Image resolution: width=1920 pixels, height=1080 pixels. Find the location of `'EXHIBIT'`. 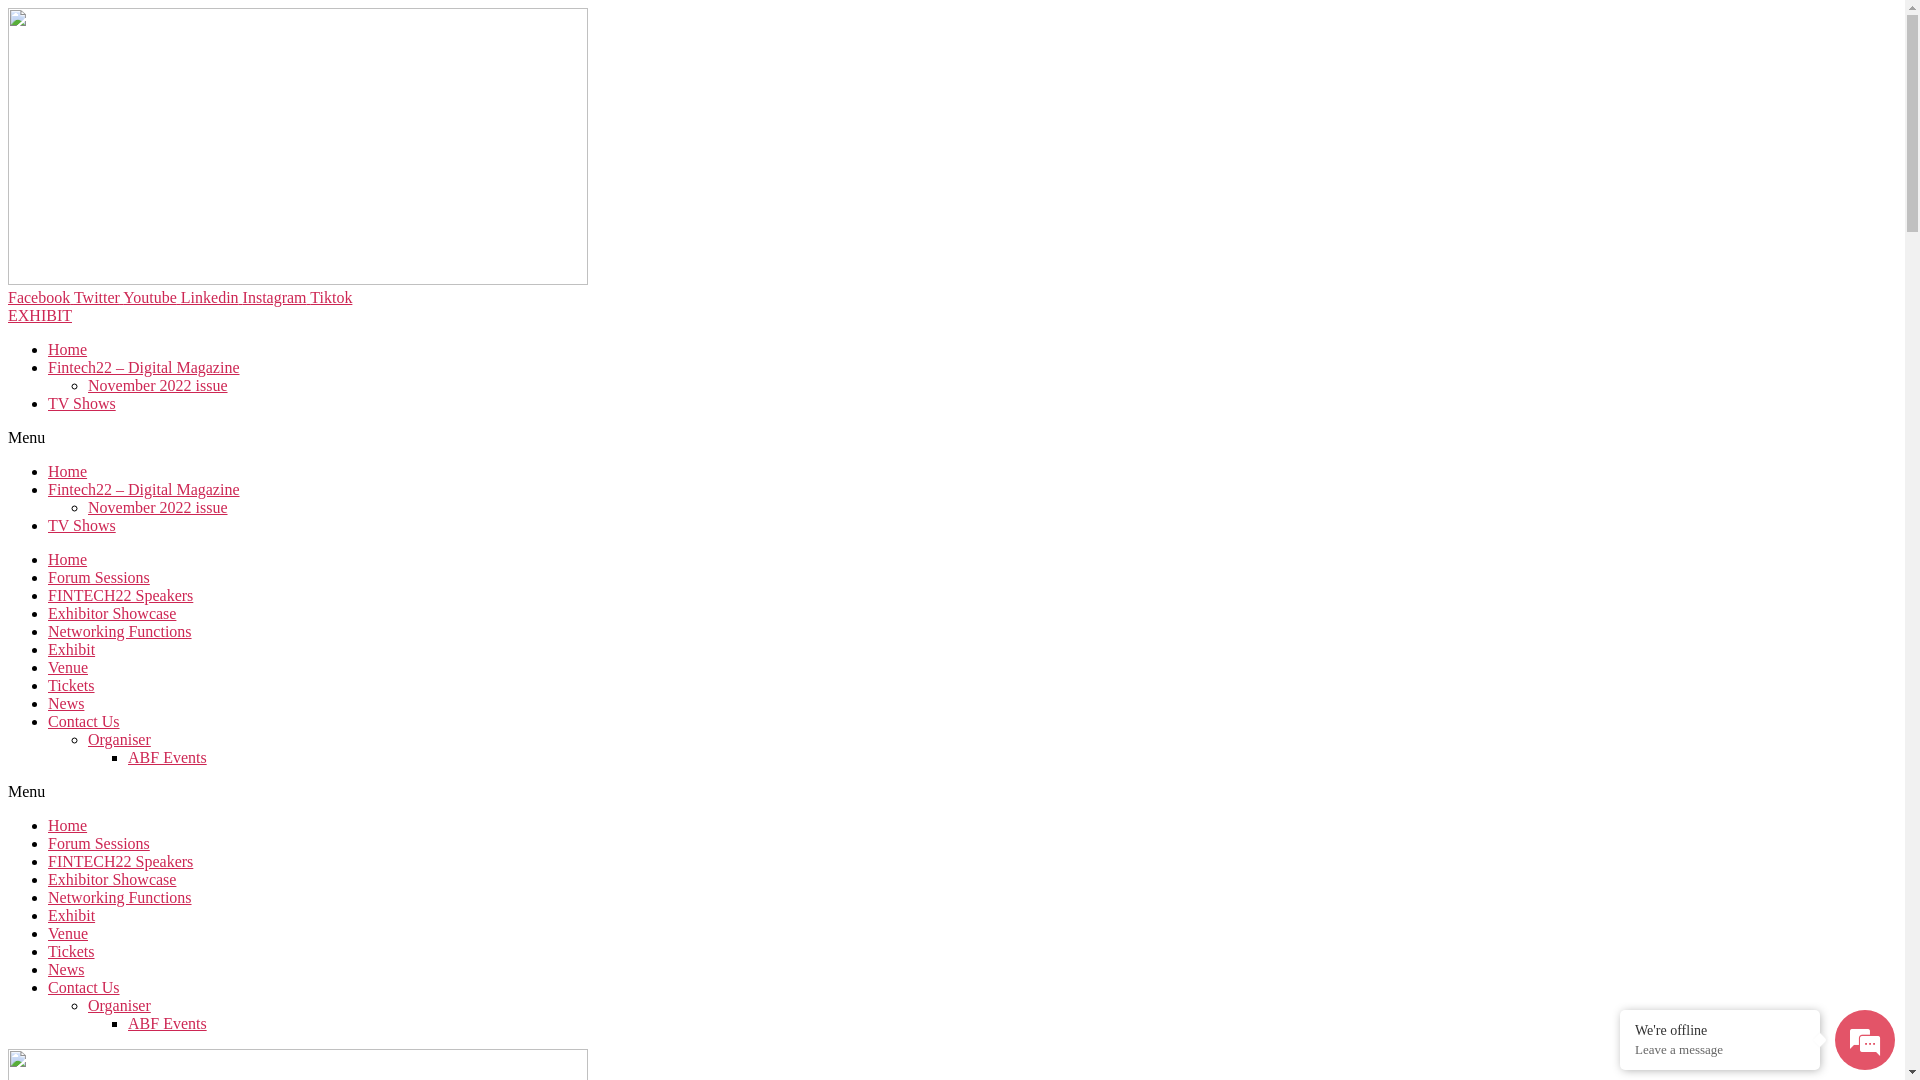

'EXHIBIT' is located at coordinates (39, 315).